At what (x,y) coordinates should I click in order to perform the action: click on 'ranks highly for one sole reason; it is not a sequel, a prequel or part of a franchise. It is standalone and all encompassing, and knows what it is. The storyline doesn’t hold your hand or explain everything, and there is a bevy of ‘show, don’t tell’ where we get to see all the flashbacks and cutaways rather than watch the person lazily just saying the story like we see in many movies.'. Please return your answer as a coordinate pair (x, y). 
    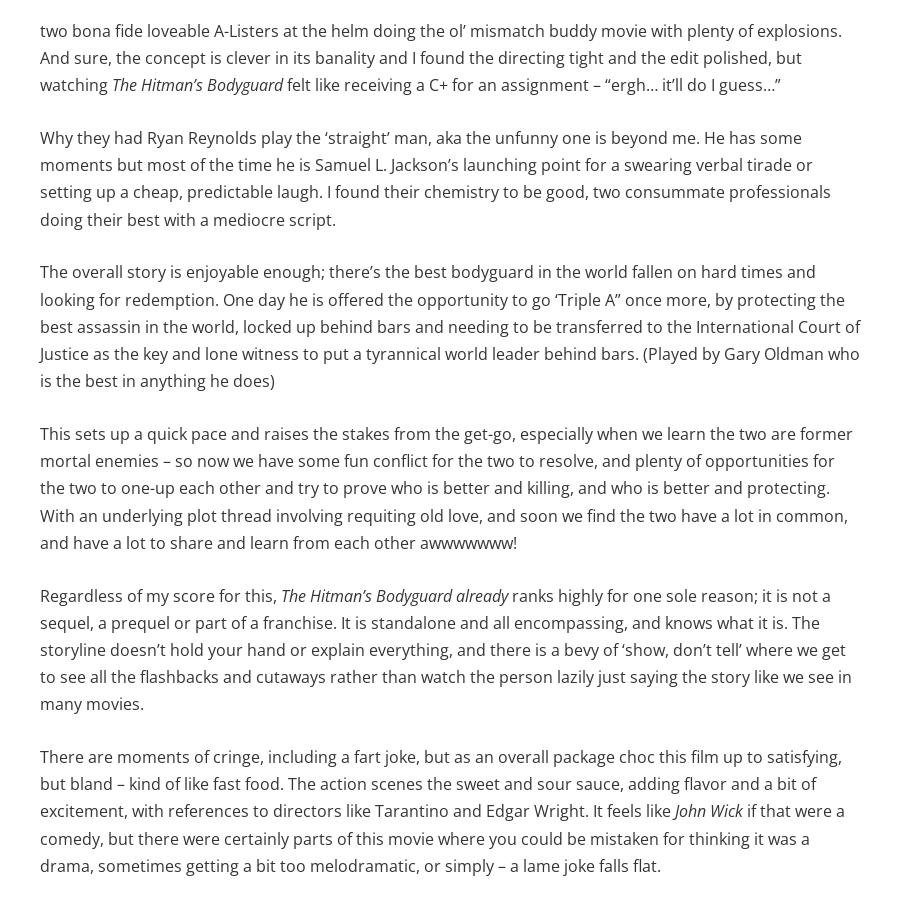
    Looking at the image, I should click on (446, 648).